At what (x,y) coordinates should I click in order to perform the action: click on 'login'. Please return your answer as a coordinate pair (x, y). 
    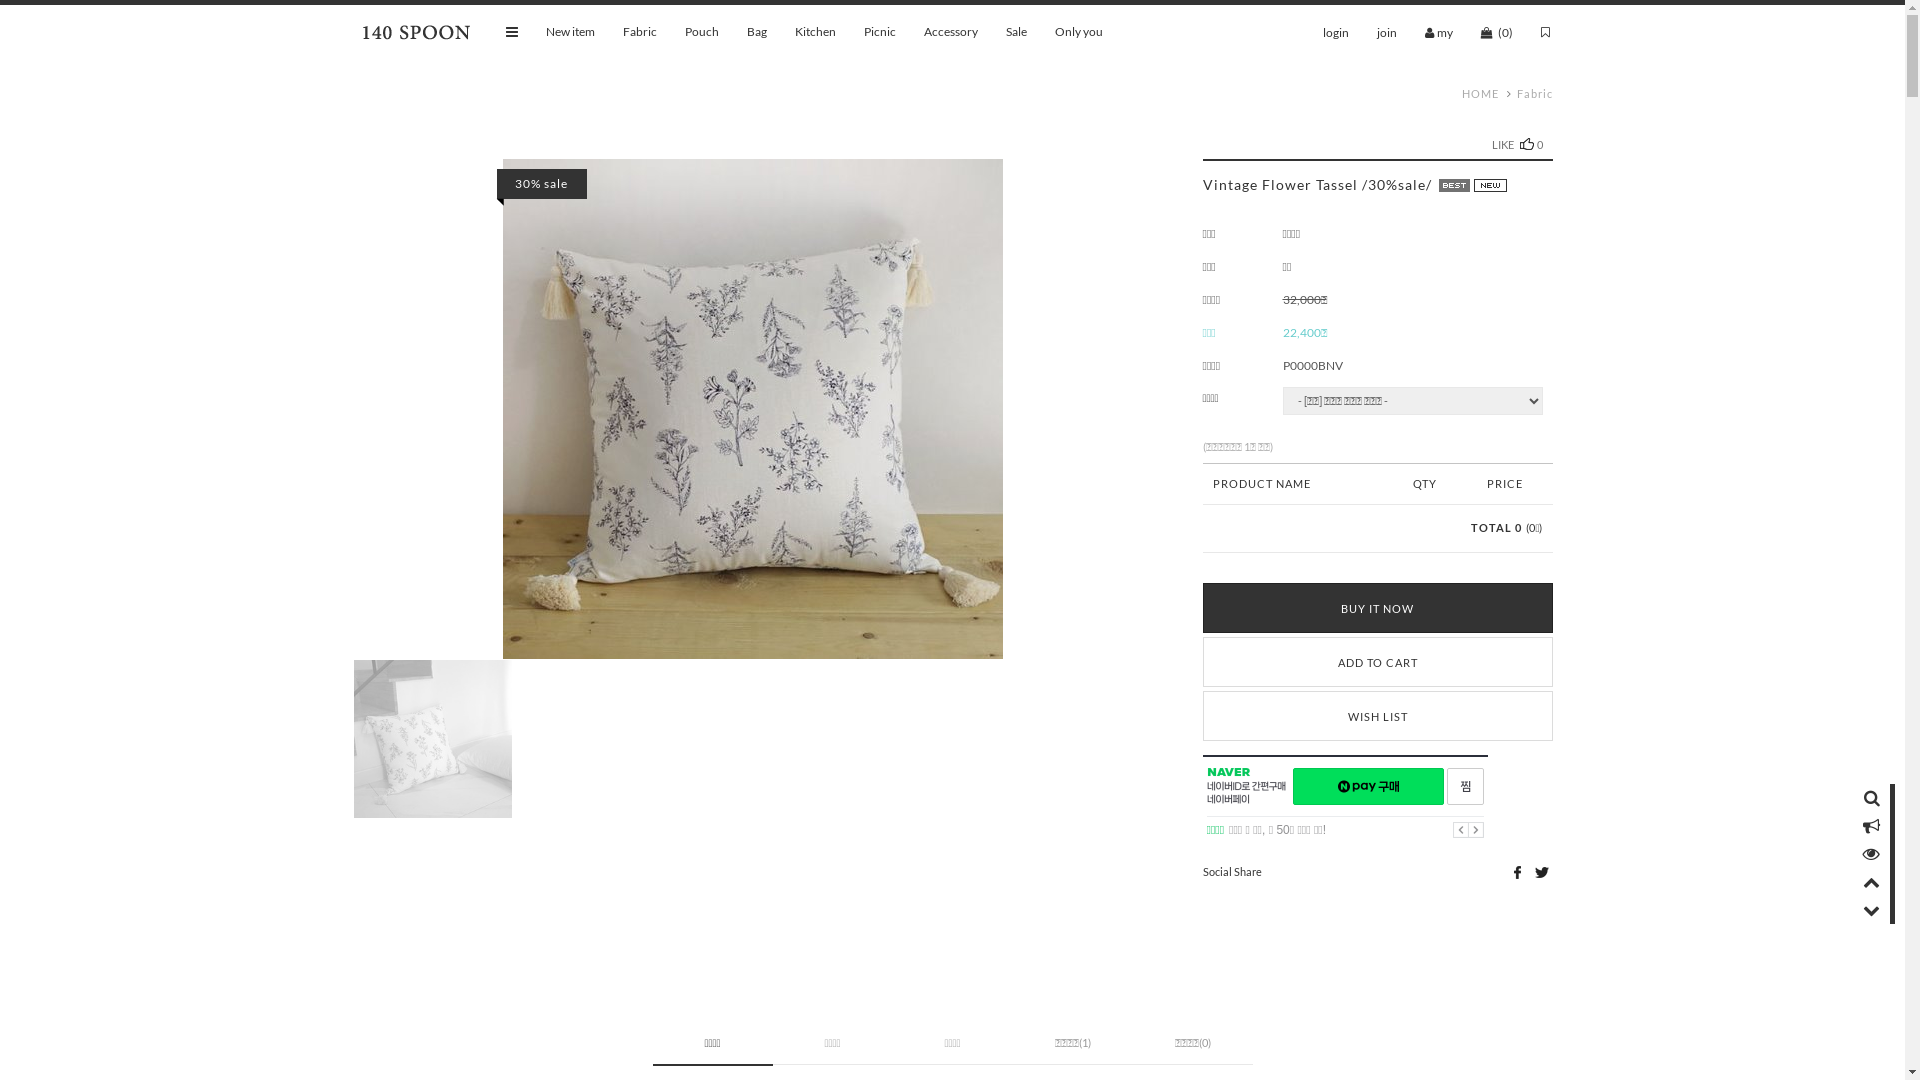
    Looking at the image, I should click on (1334, 31).